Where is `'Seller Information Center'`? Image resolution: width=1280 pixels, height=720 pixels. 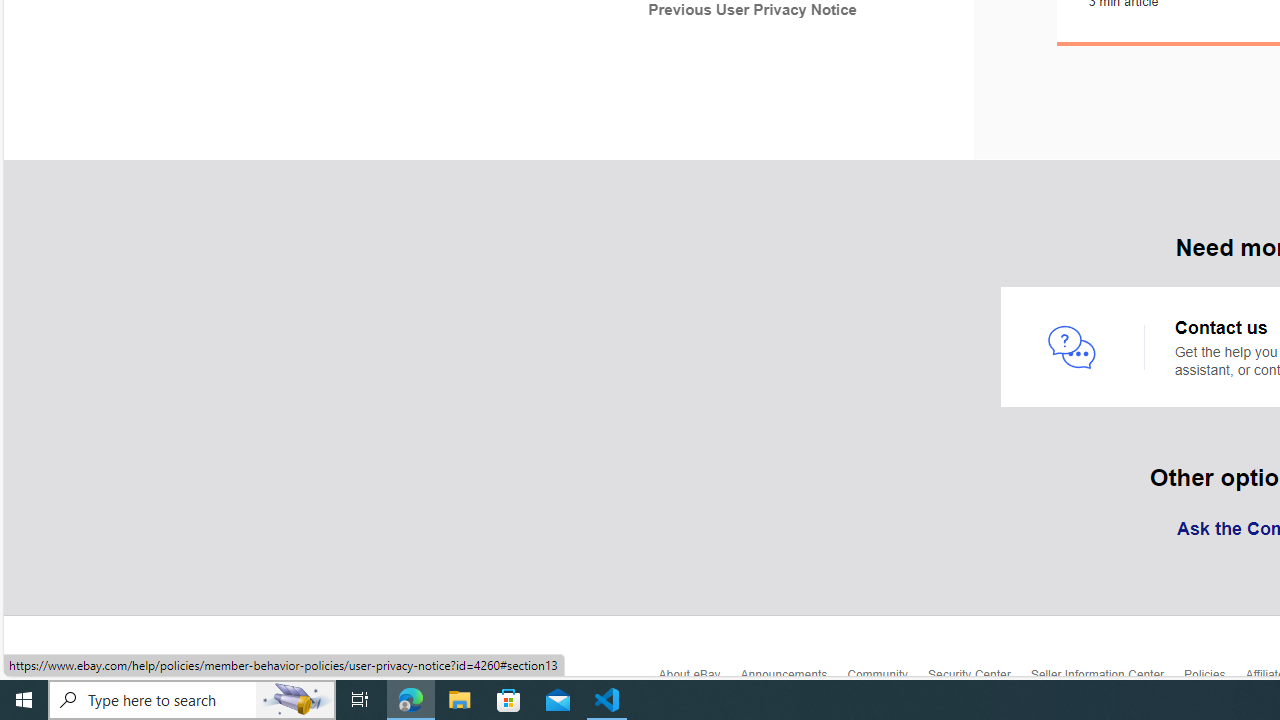
'Seller Information Center' is located at coordinates (1106, 679).